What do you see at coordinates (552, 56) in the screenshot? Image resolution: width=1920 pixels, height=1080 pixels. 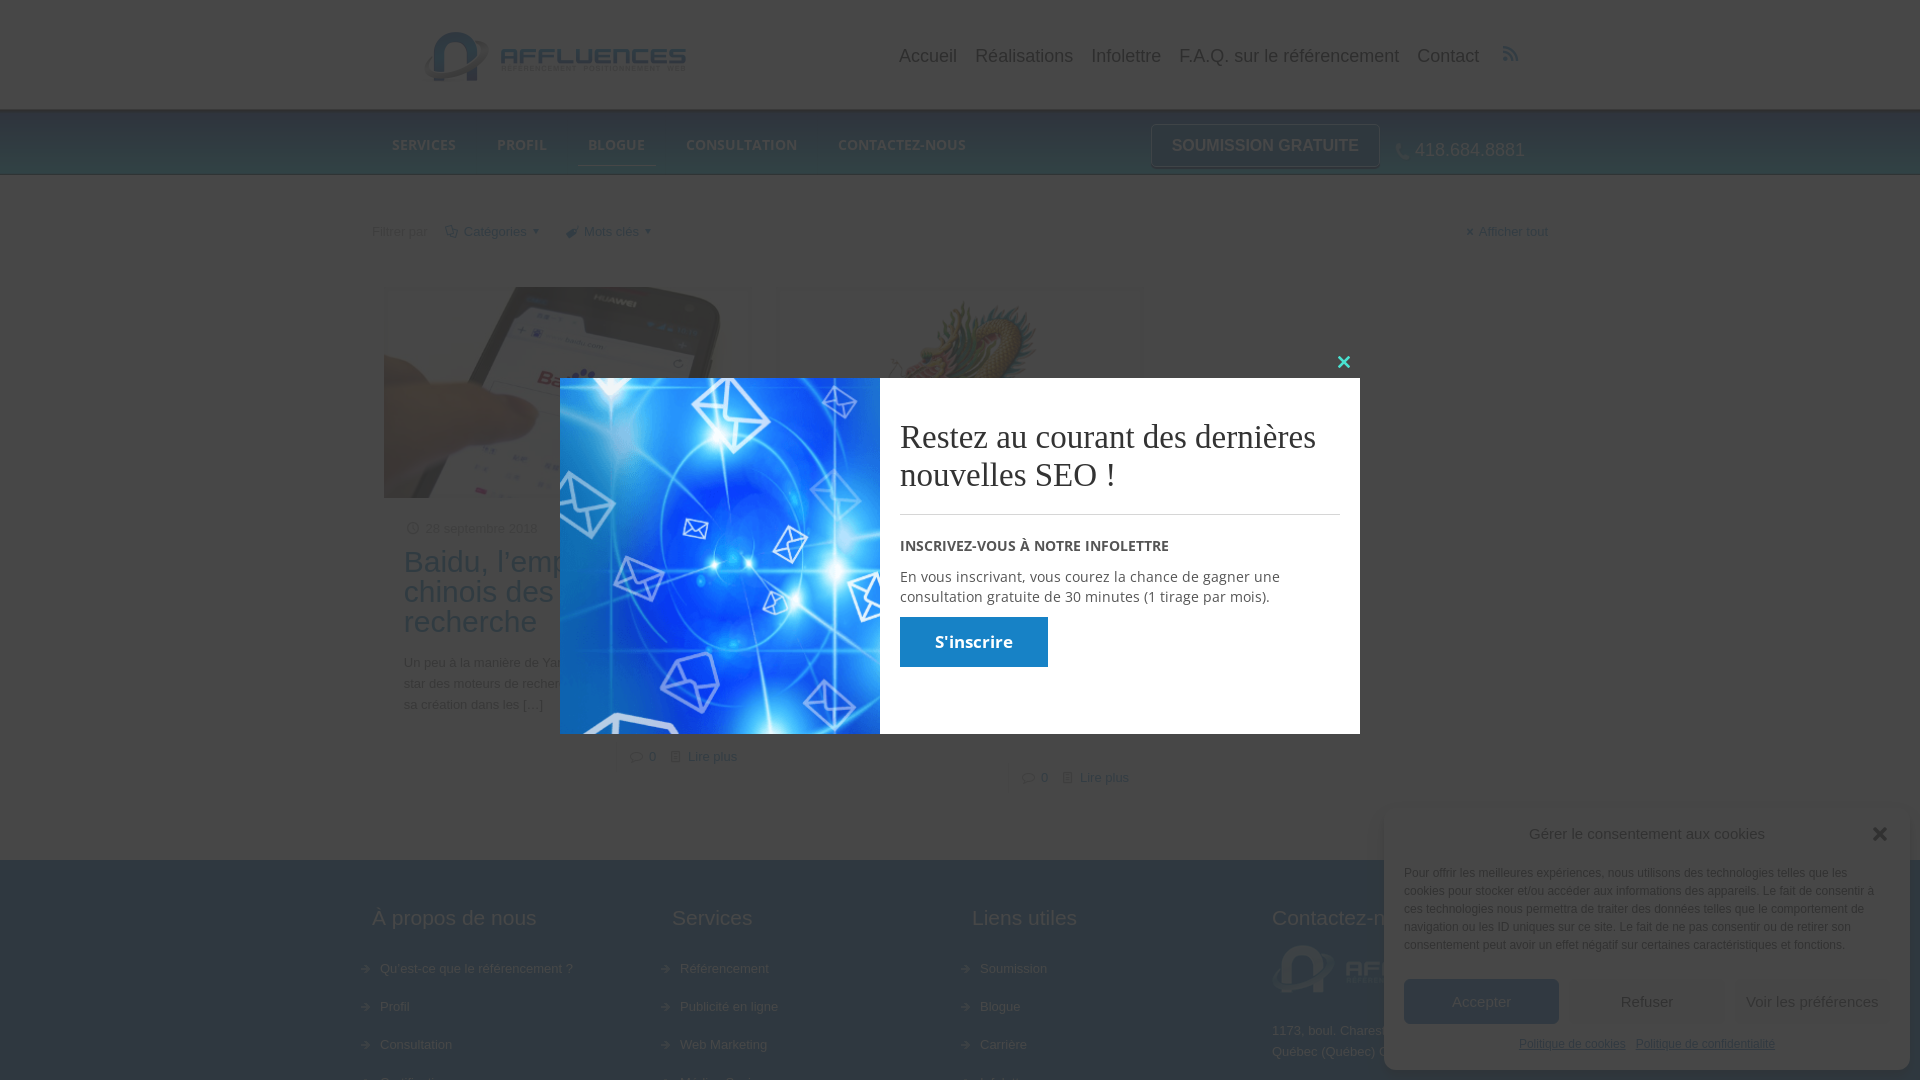 I see `'Affluences'` at bounding box center [552, 56].